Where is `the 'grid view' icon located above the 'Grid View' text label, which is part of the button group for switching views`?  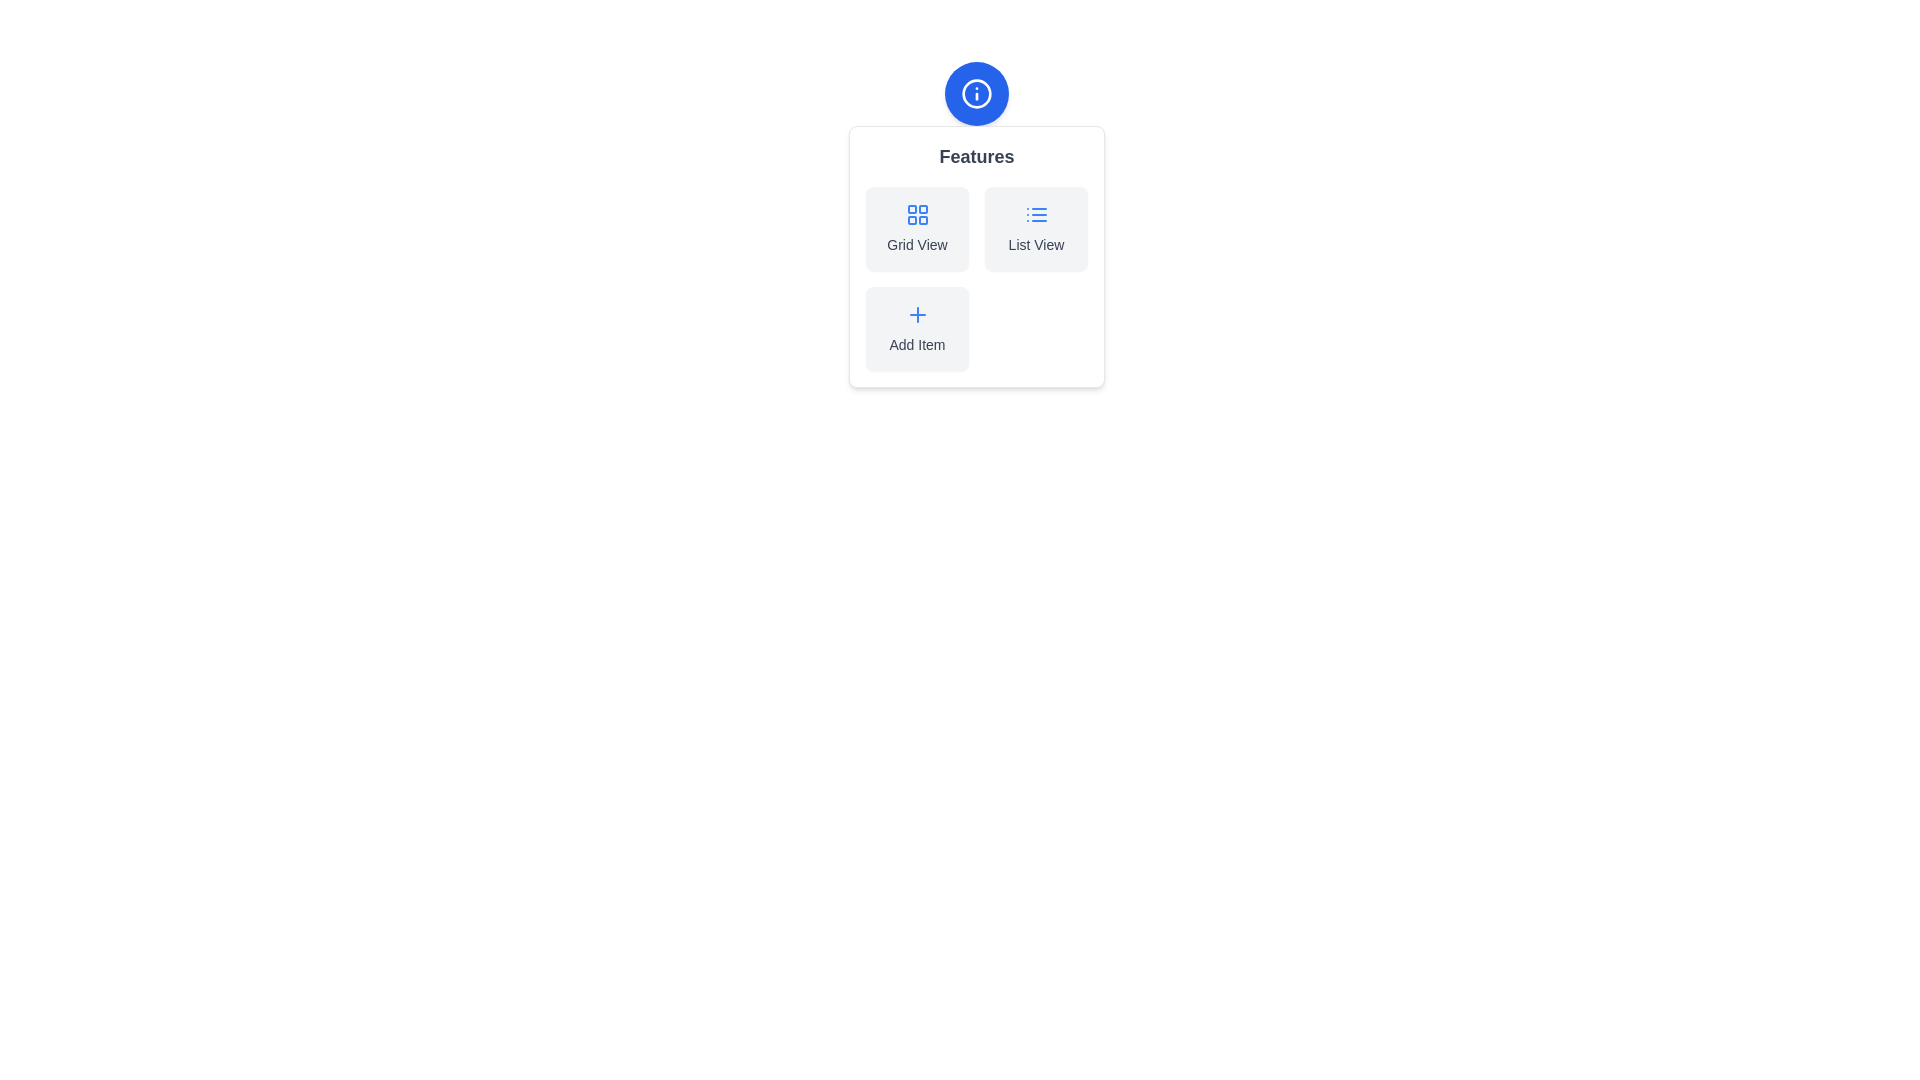 the 'grid view' icon located above the 'Grid View' text label, which is part of the button group for switching views is located at coordinates (916, 215).